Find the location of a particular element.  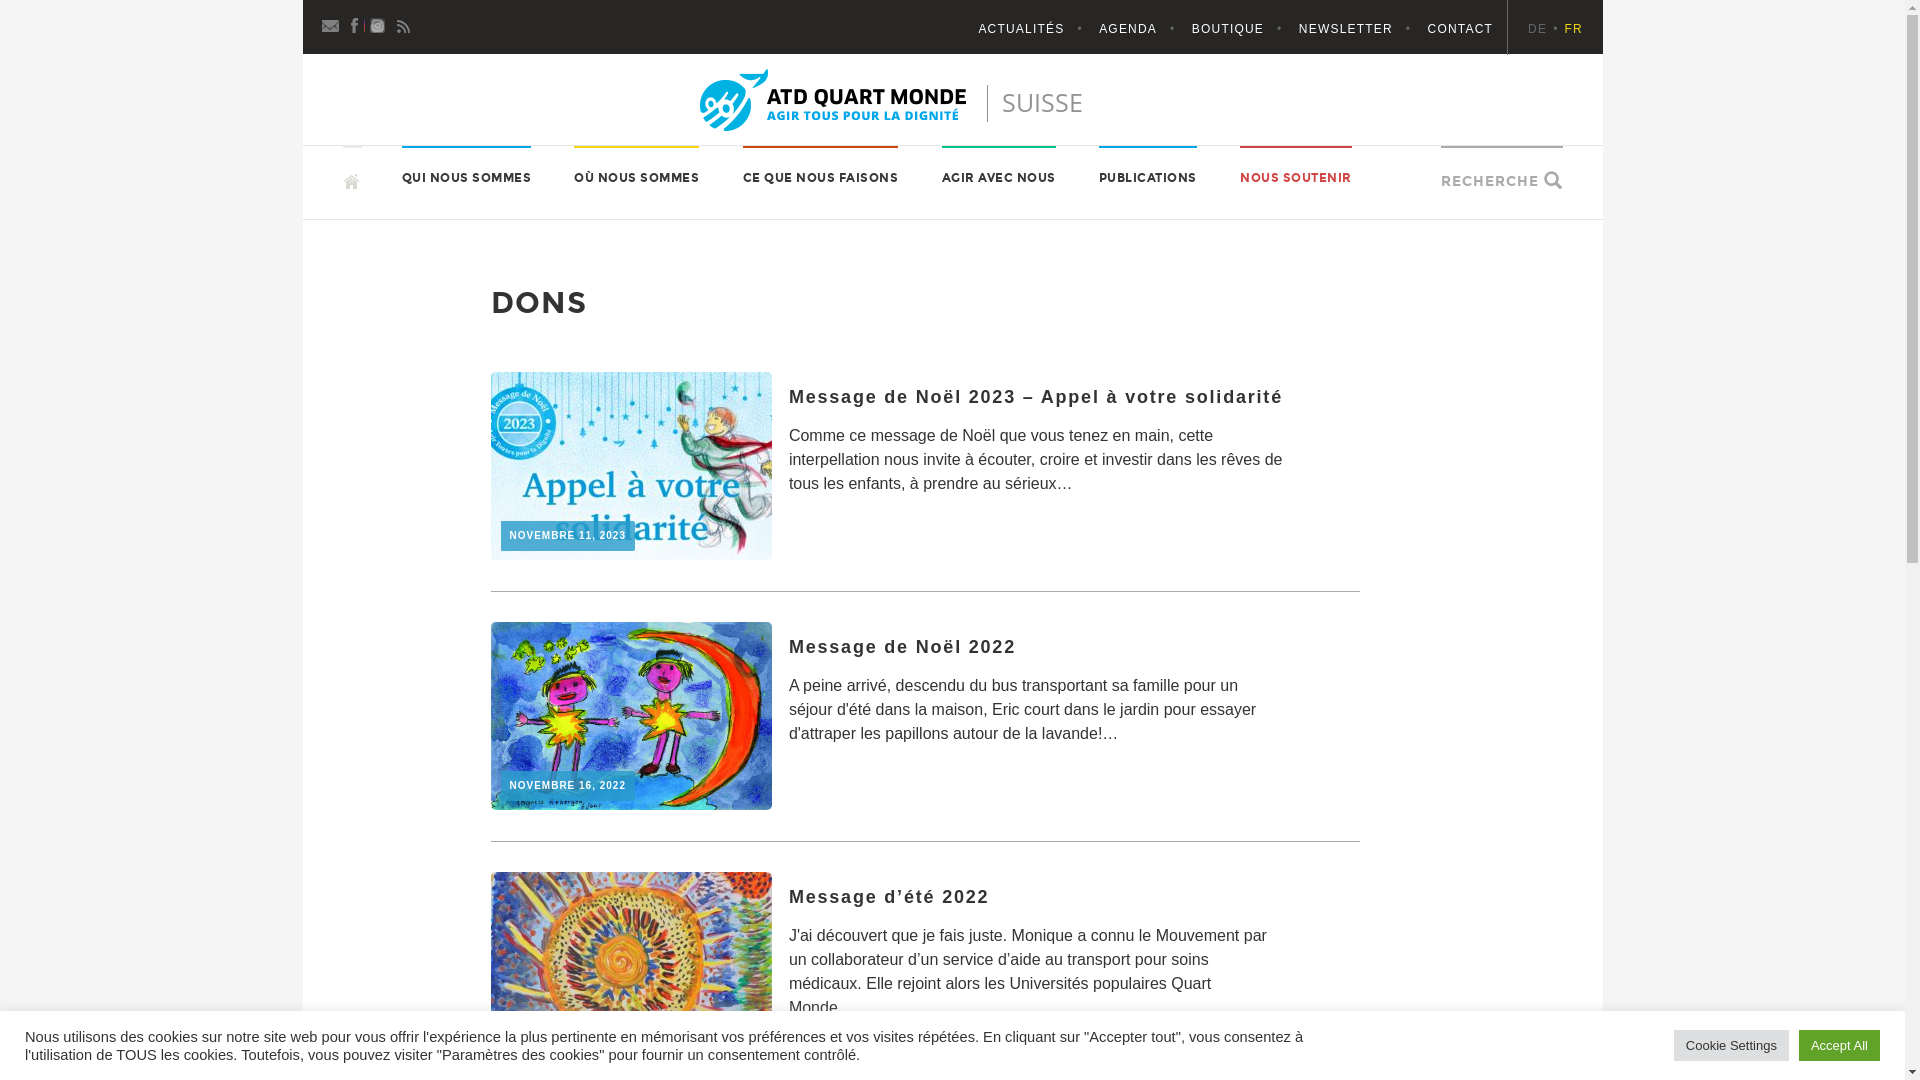

'RECHERCHE' is located at coordinates (1489, 181).